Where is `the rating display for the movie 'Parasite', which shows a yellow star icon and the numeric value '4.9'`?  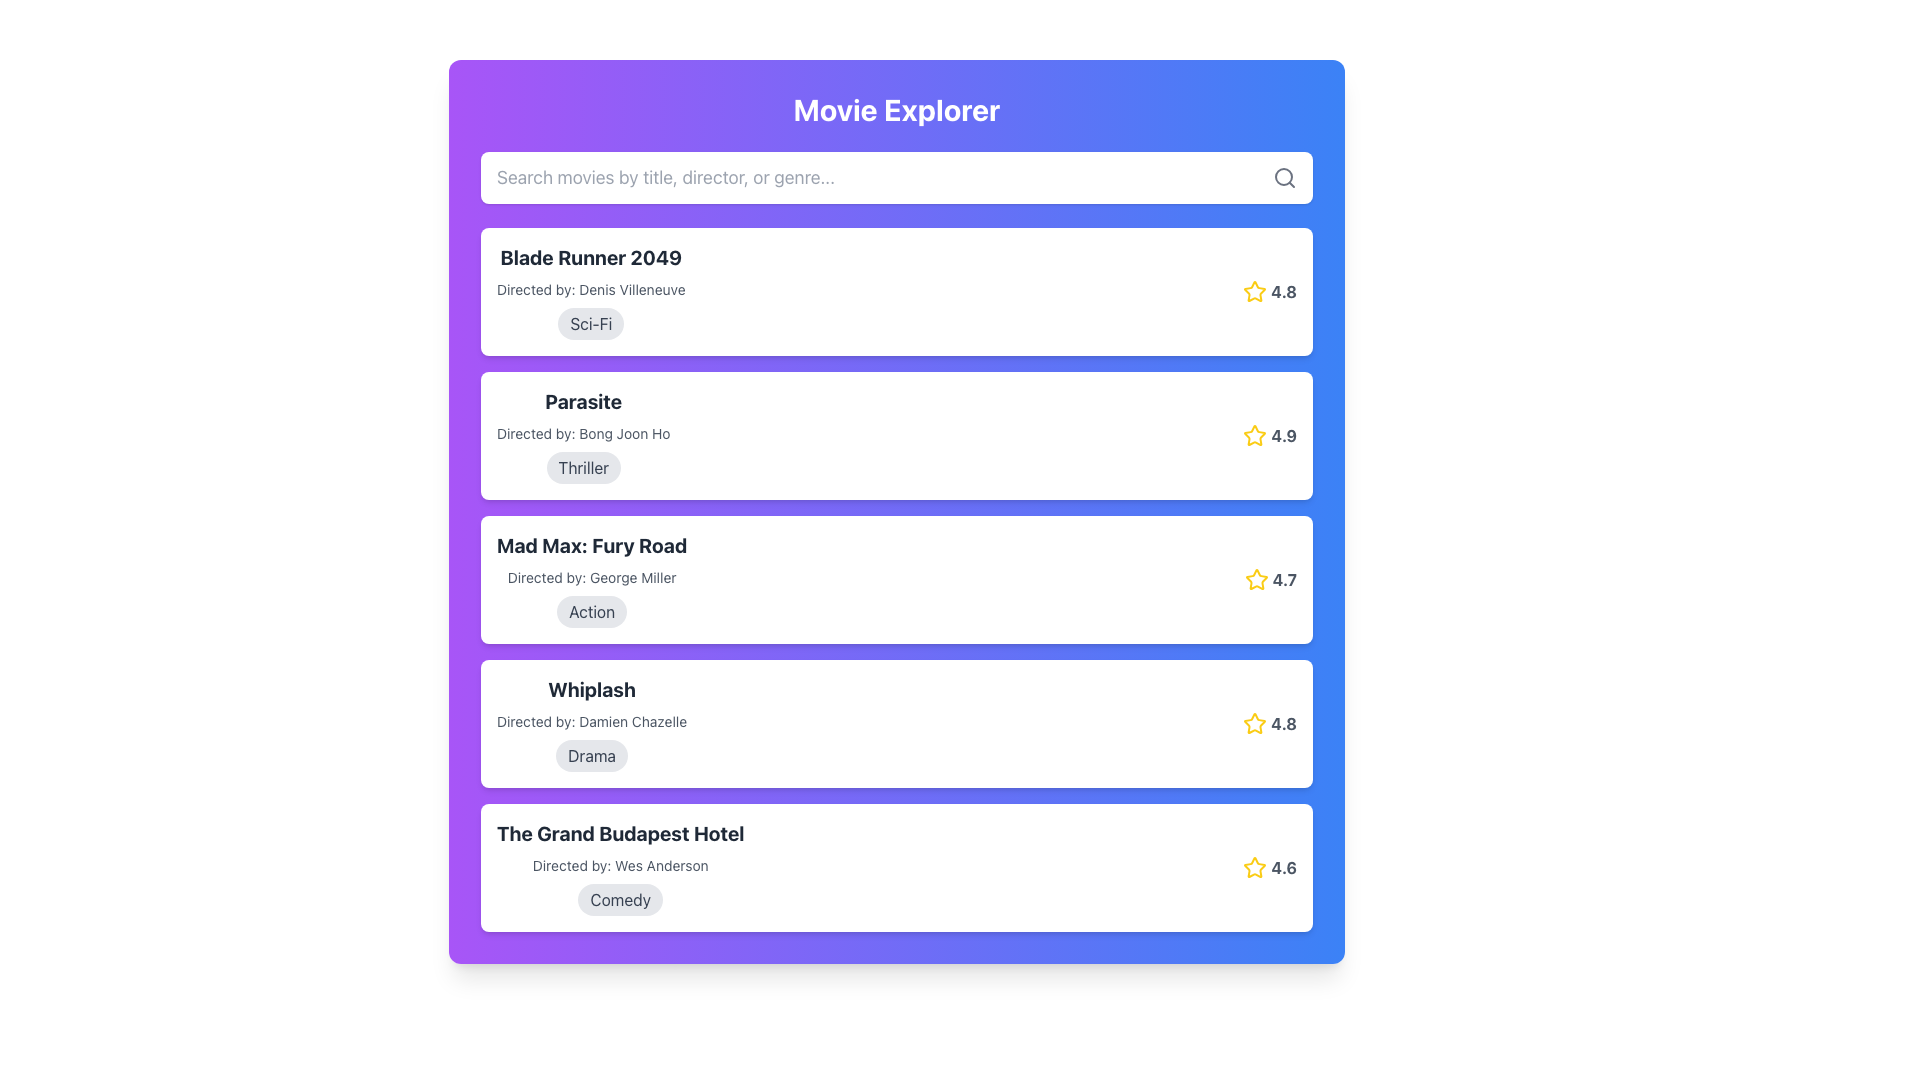
the rating display for the movie 'Parasite', which shows a yellow star icon and the numeric value '4.9' is located at coordinates (1269, 434).